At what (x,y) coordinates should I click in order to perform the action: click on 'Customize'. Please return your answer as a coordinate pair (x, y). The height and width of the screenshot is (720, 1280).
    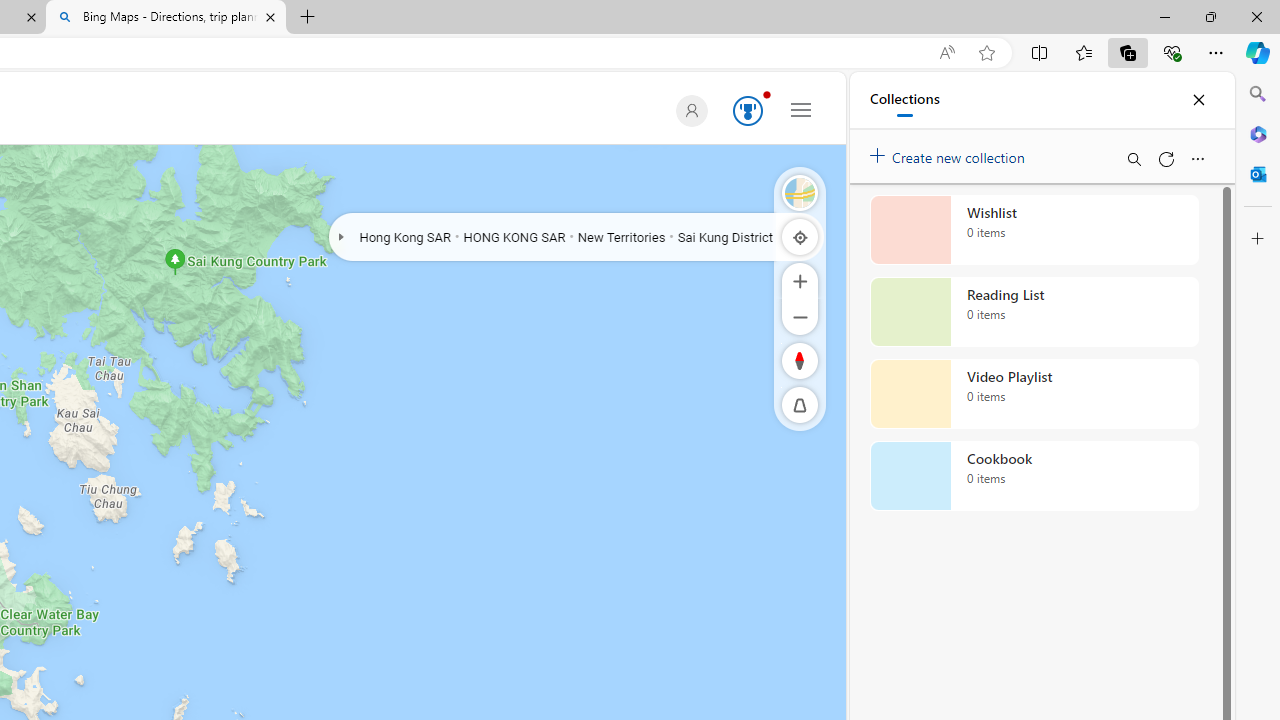
    Looking at the image, I should click on (1257, 238).